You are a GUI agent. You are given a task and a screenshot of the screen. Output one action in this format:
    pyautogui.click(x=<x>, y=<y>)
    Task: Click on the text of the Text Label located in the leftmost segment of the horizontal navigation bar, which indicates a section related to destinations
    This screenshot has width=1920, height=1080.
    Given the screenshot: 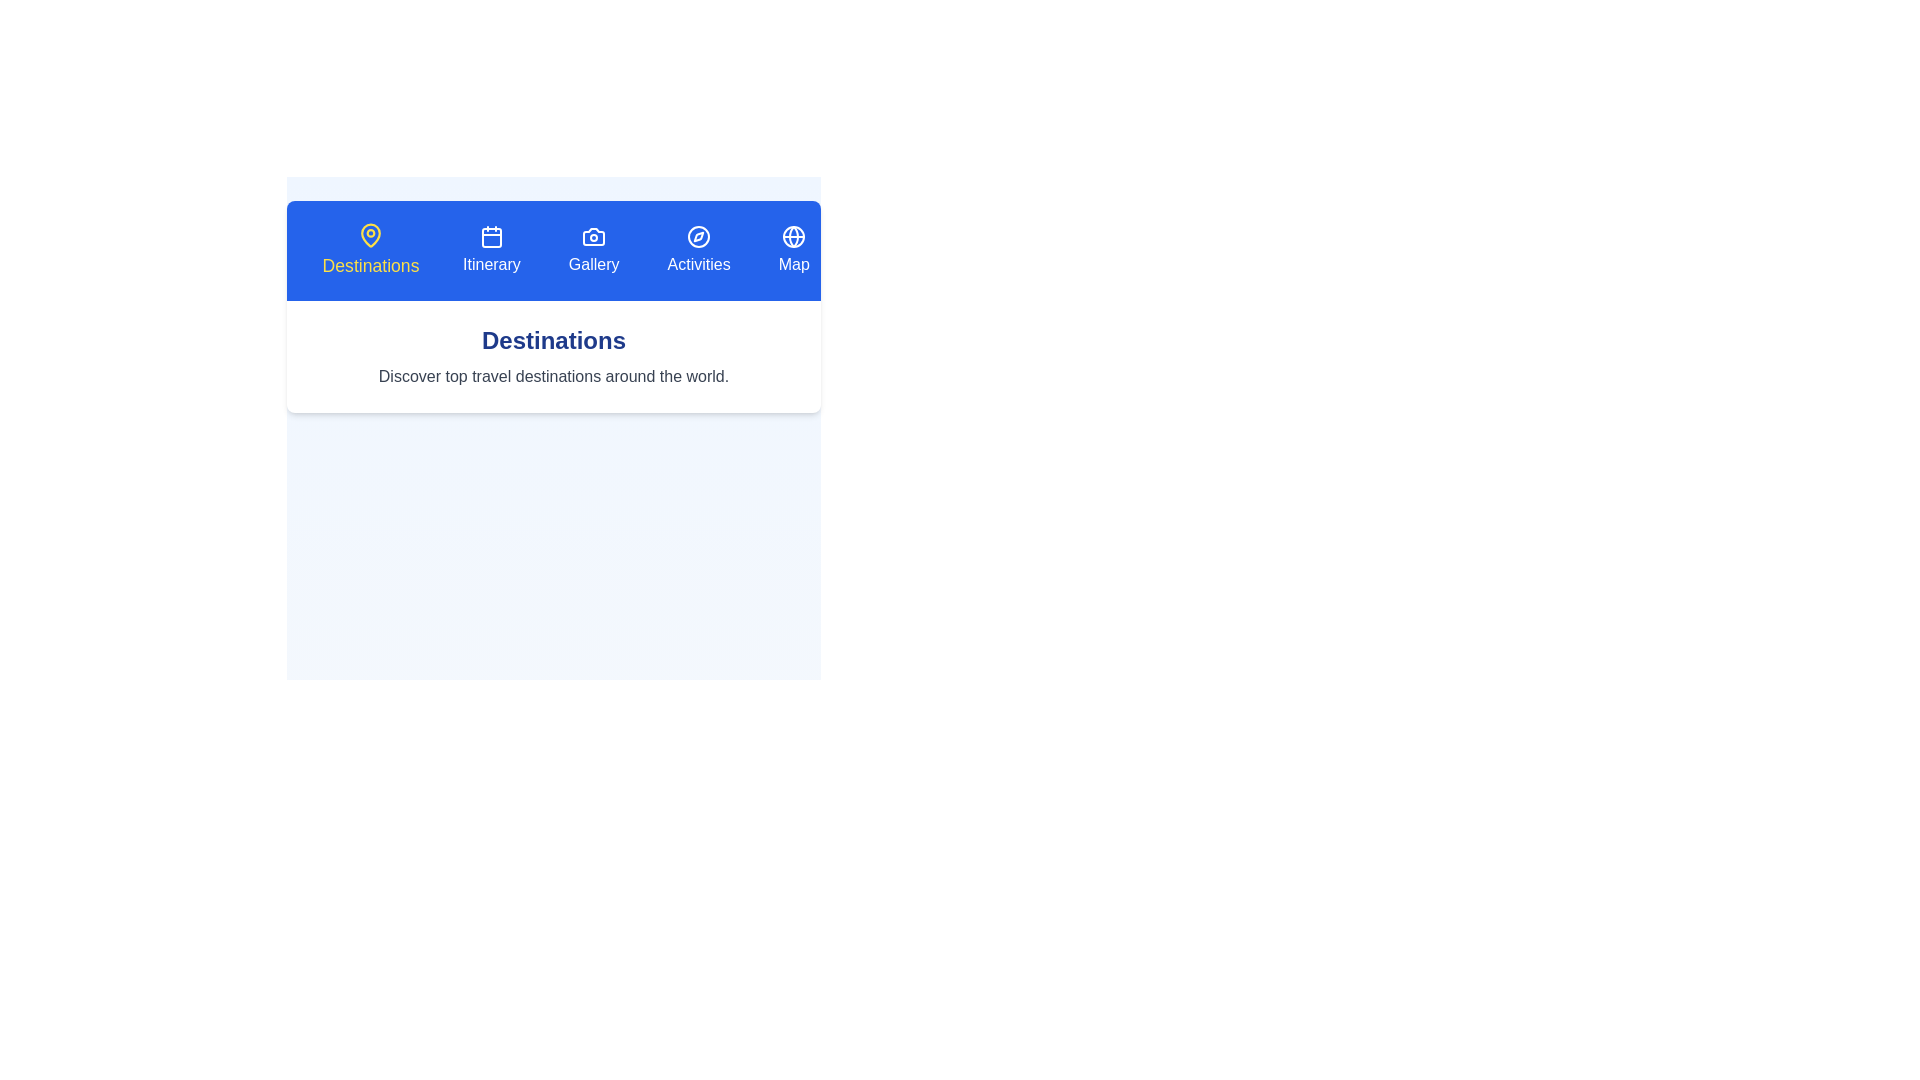 What is the action you would take?
    pyautogui.click(x=370, y=265)
    